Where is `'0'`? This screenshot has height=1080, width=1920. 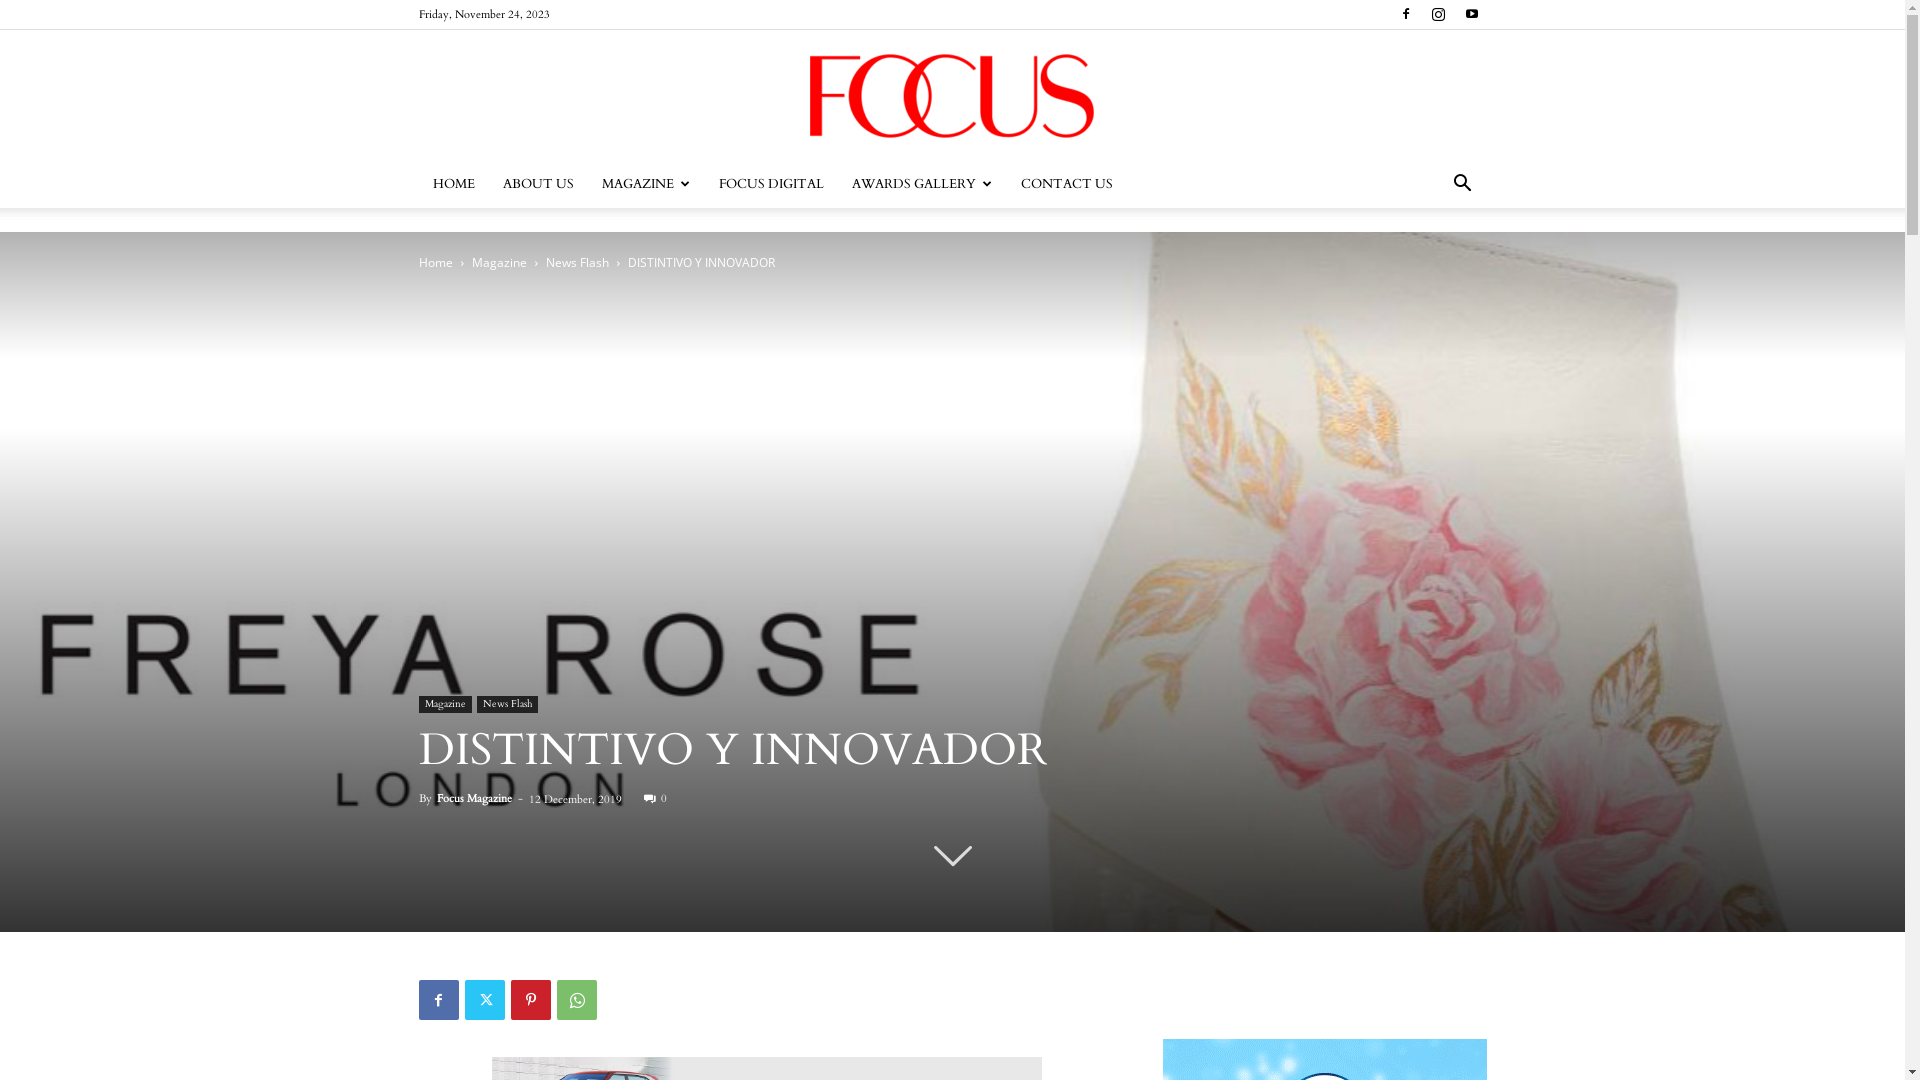
'0' is located at coordinates (655, 797).